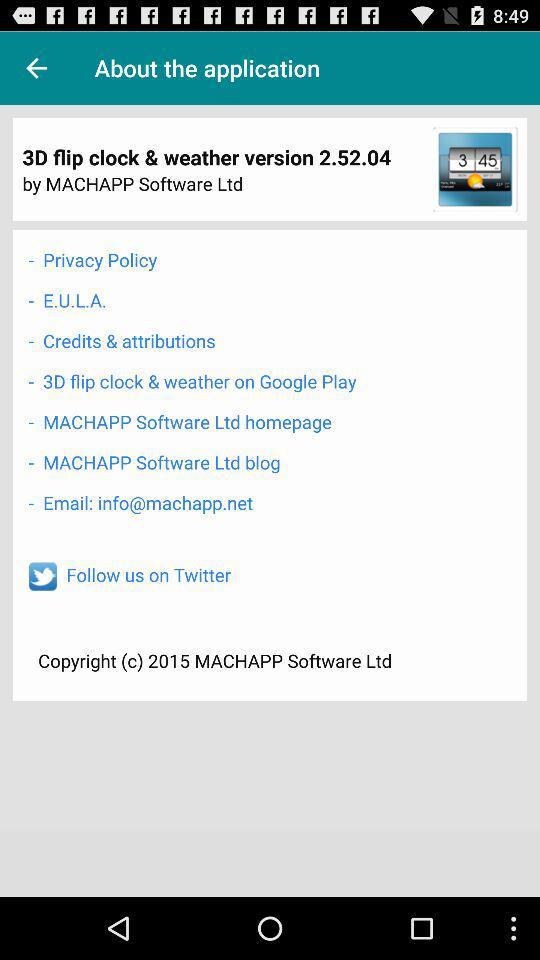 The height and width of the screenshot is (960, 540). Describe the element at coordinates (474, 168) in the screenshot. I see `item at the top right corner` at that location.